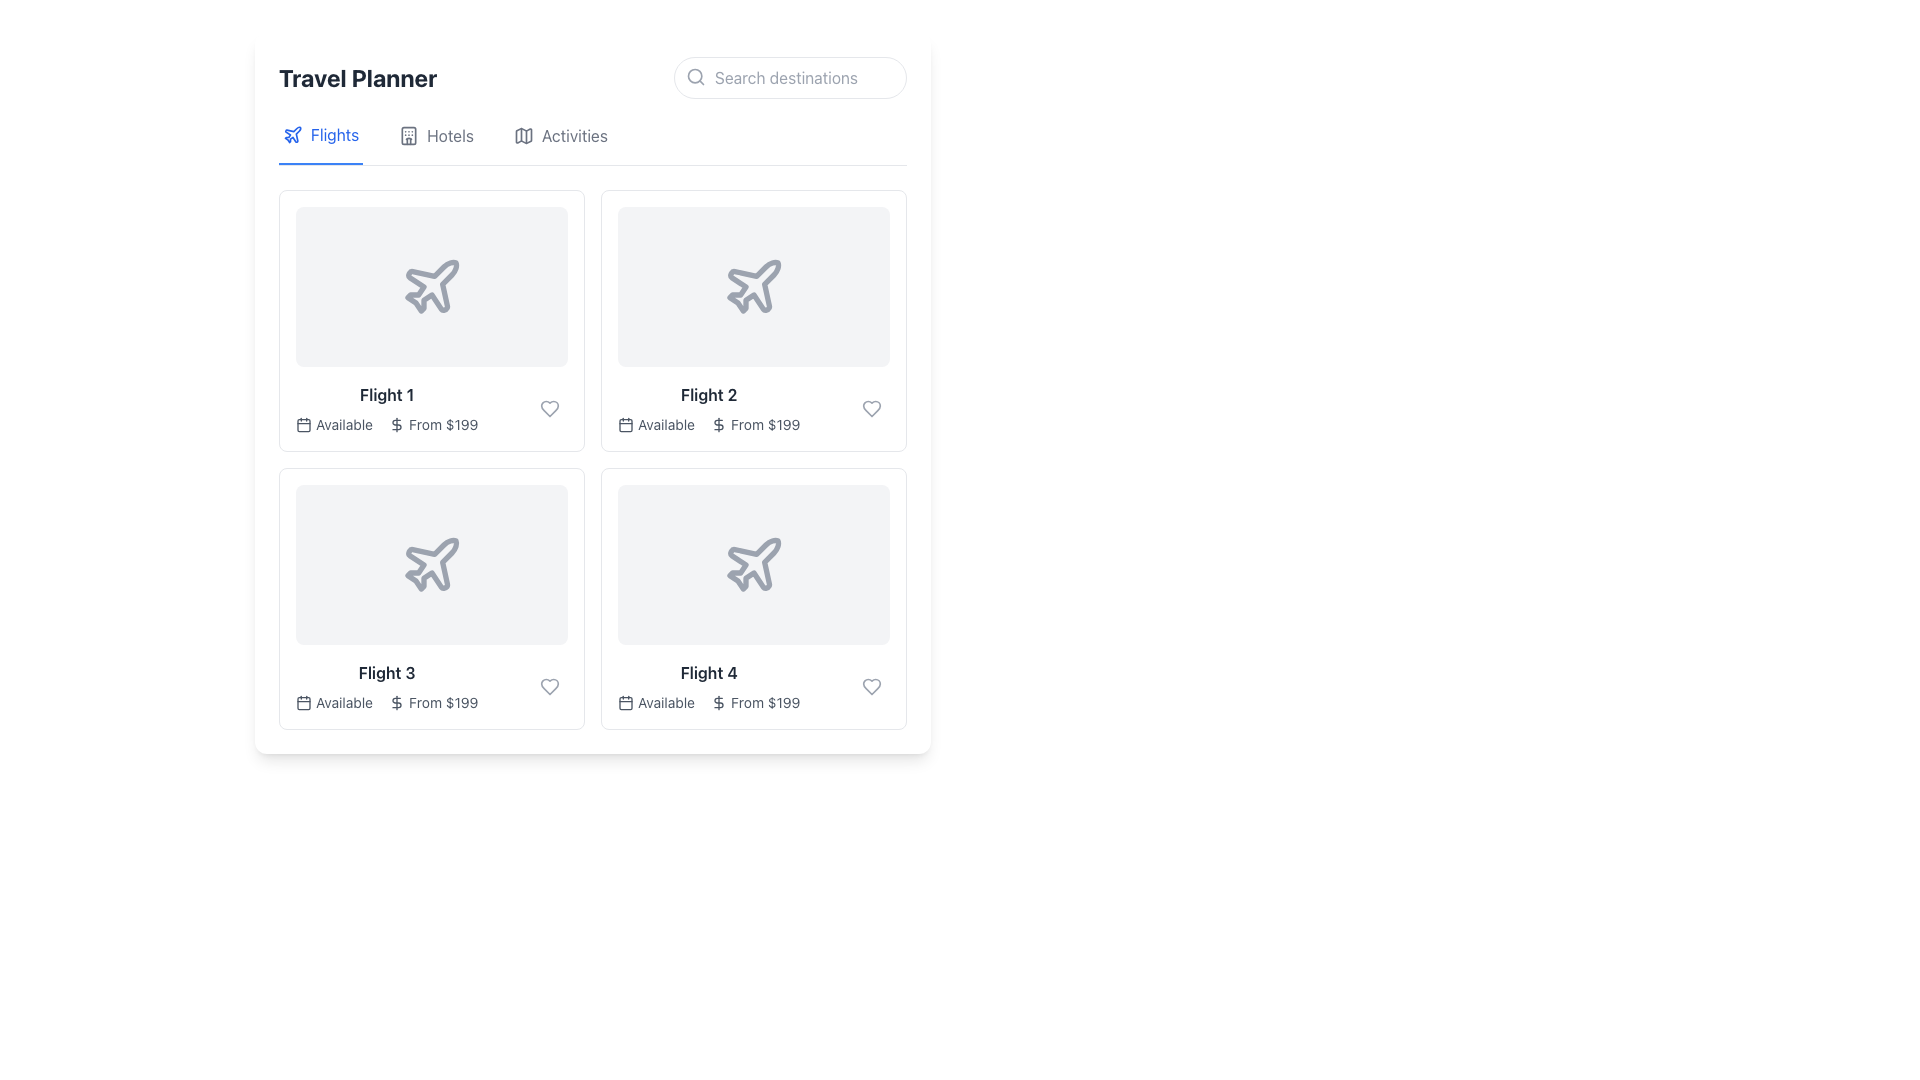  Describe the element at coordinates (442, 423) in the screenshot. I see `the text element that displays the starting price for 'Flight 1', located below the 'Available' label and beside the dollar symbol icon in the first row of the grid layout` at that location.